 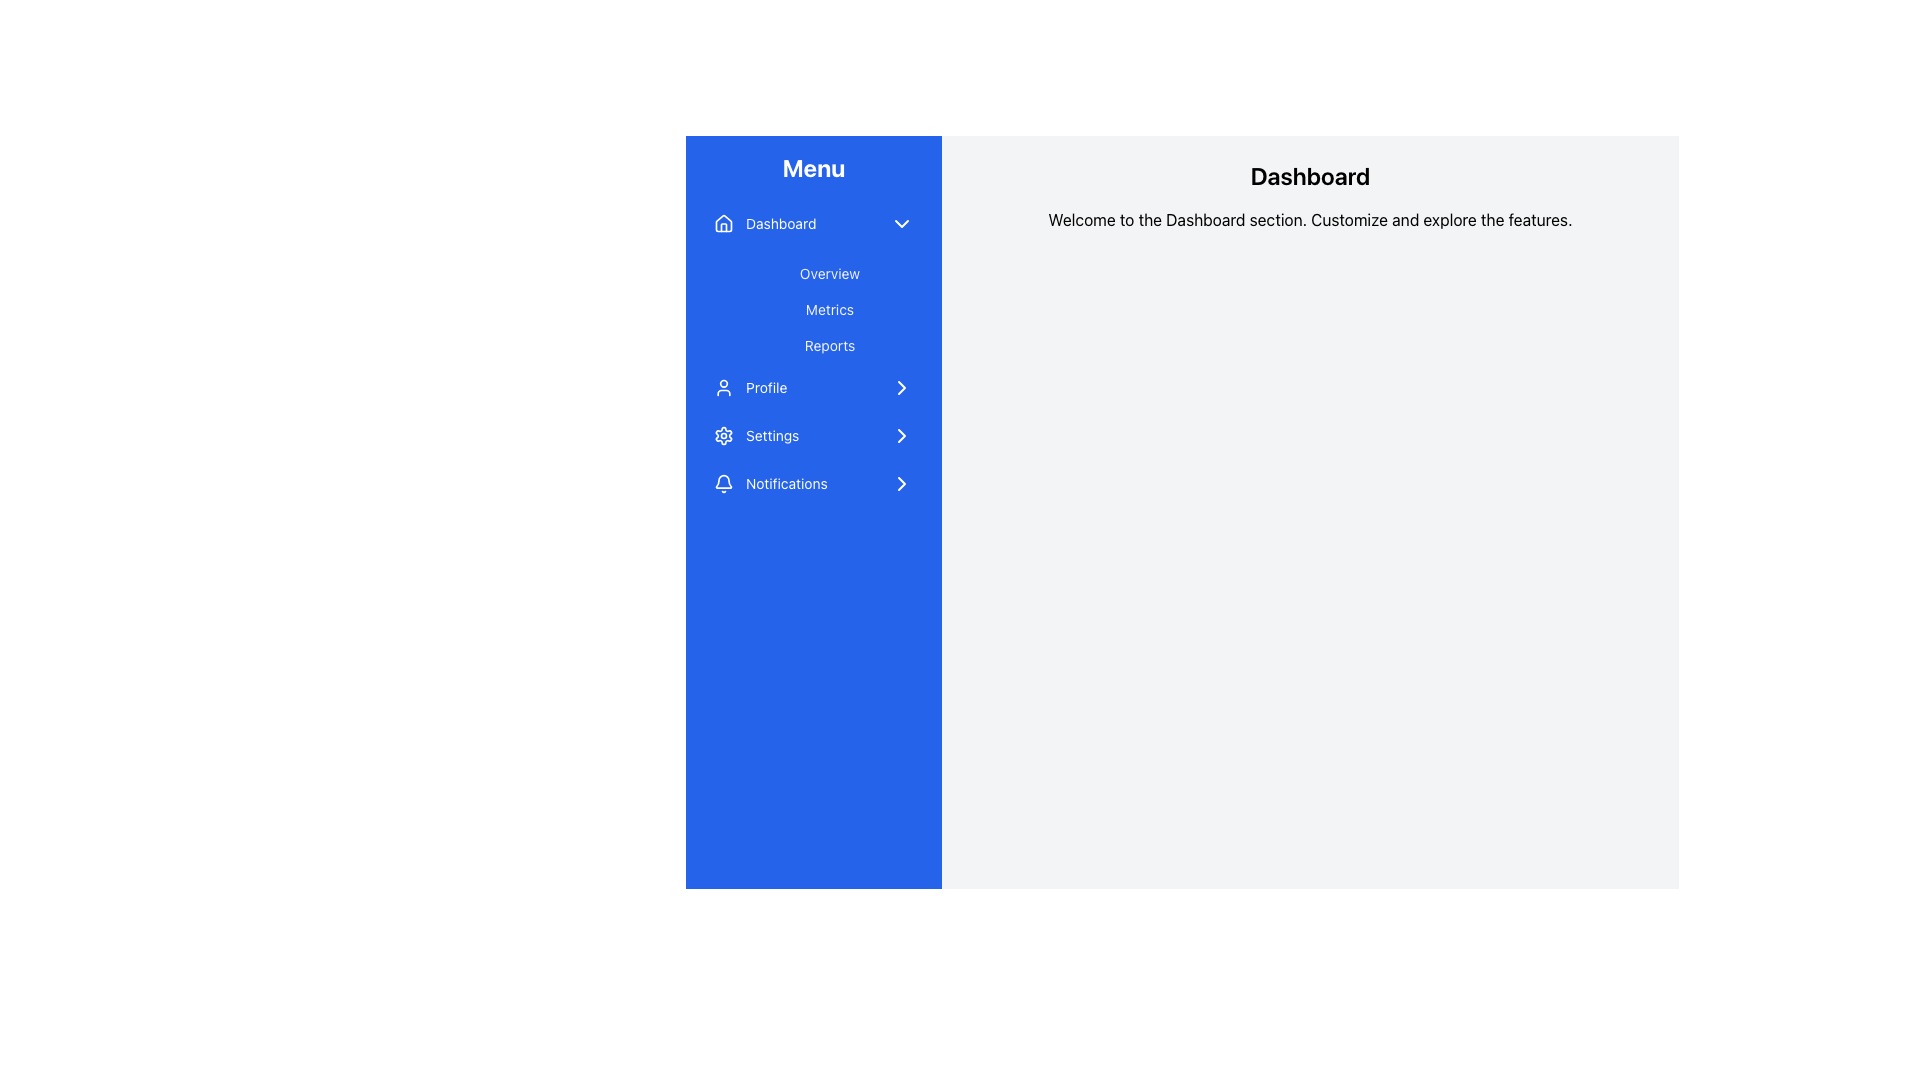 I want to click on the bell icon representing notifications, which is outlined in white on a blue background, located in the vertical list on the blue menu sidebar, so click(x=723, y=483).